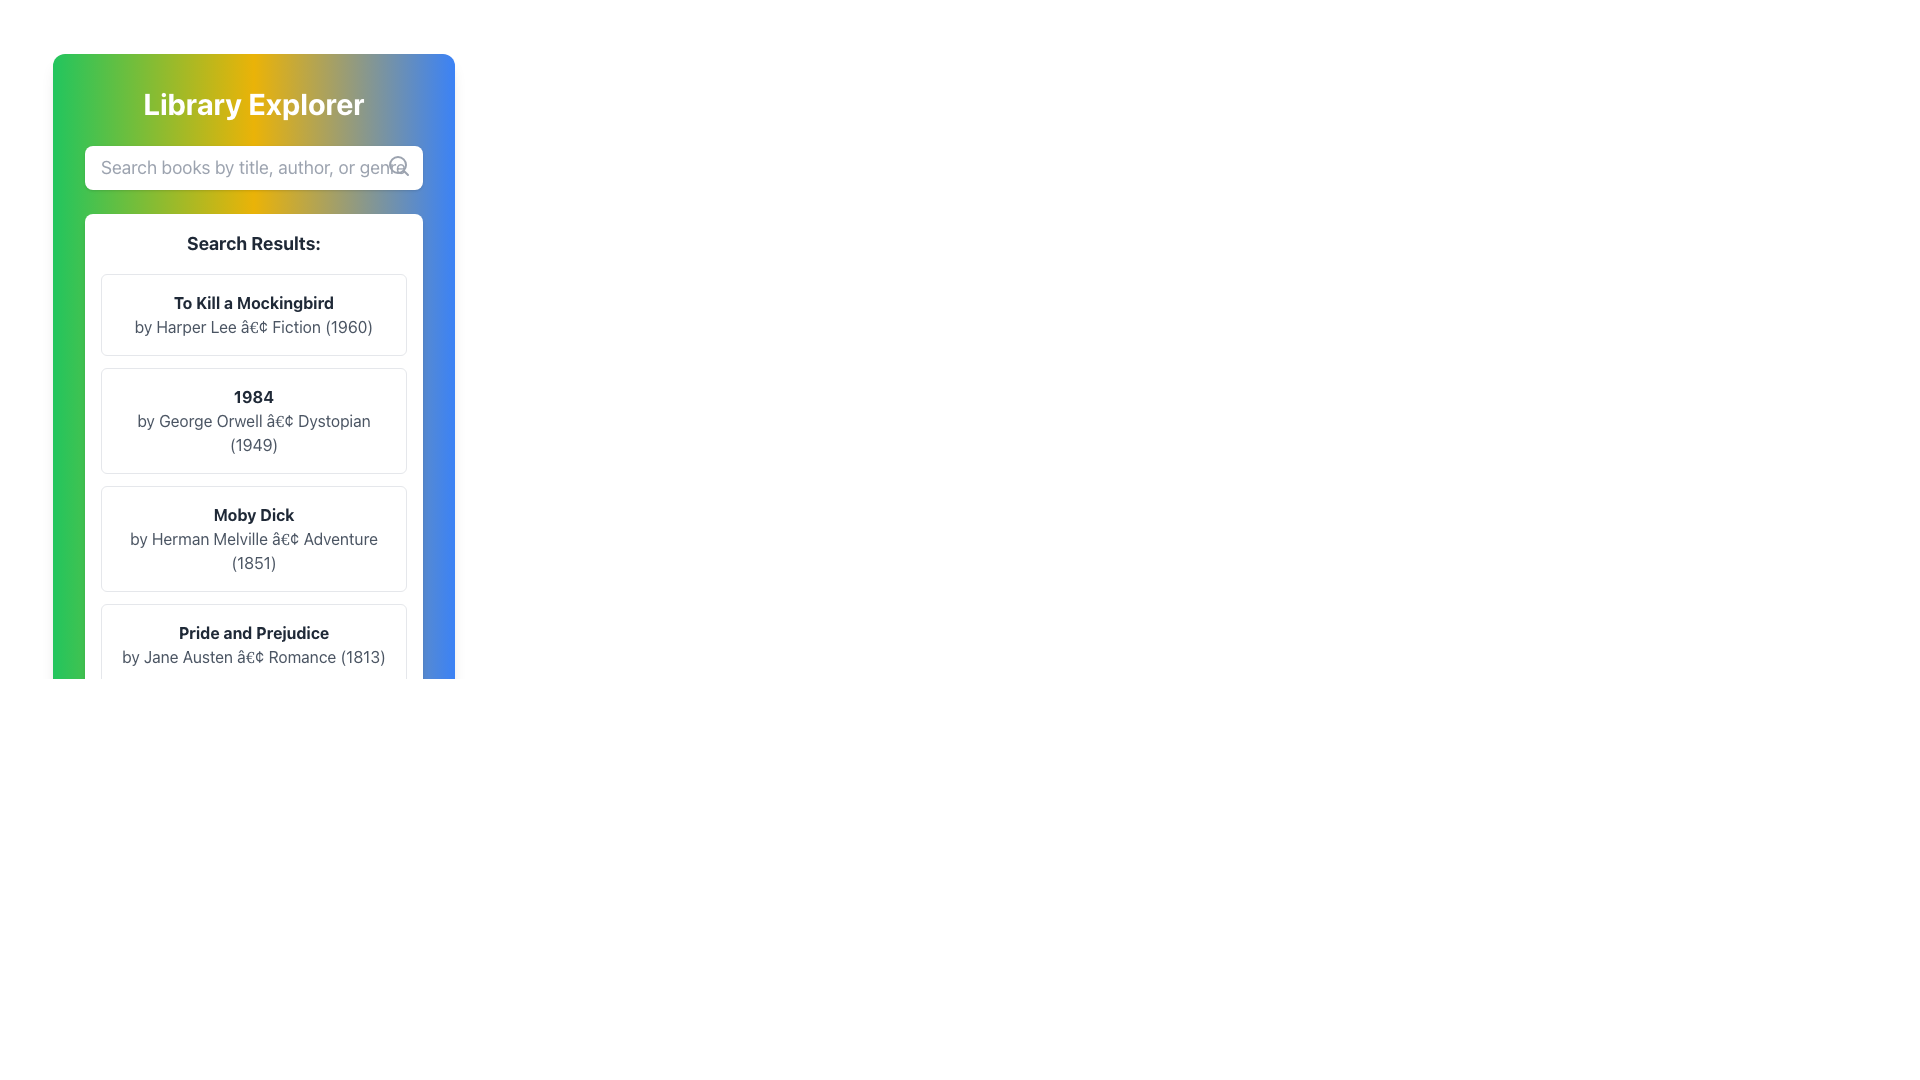 This screenshot has height=1080, width=1920. I want to click on SVG Circle Element that represents the loop of the search icon, located at the top-right of the search bar area, so click(398, 164).